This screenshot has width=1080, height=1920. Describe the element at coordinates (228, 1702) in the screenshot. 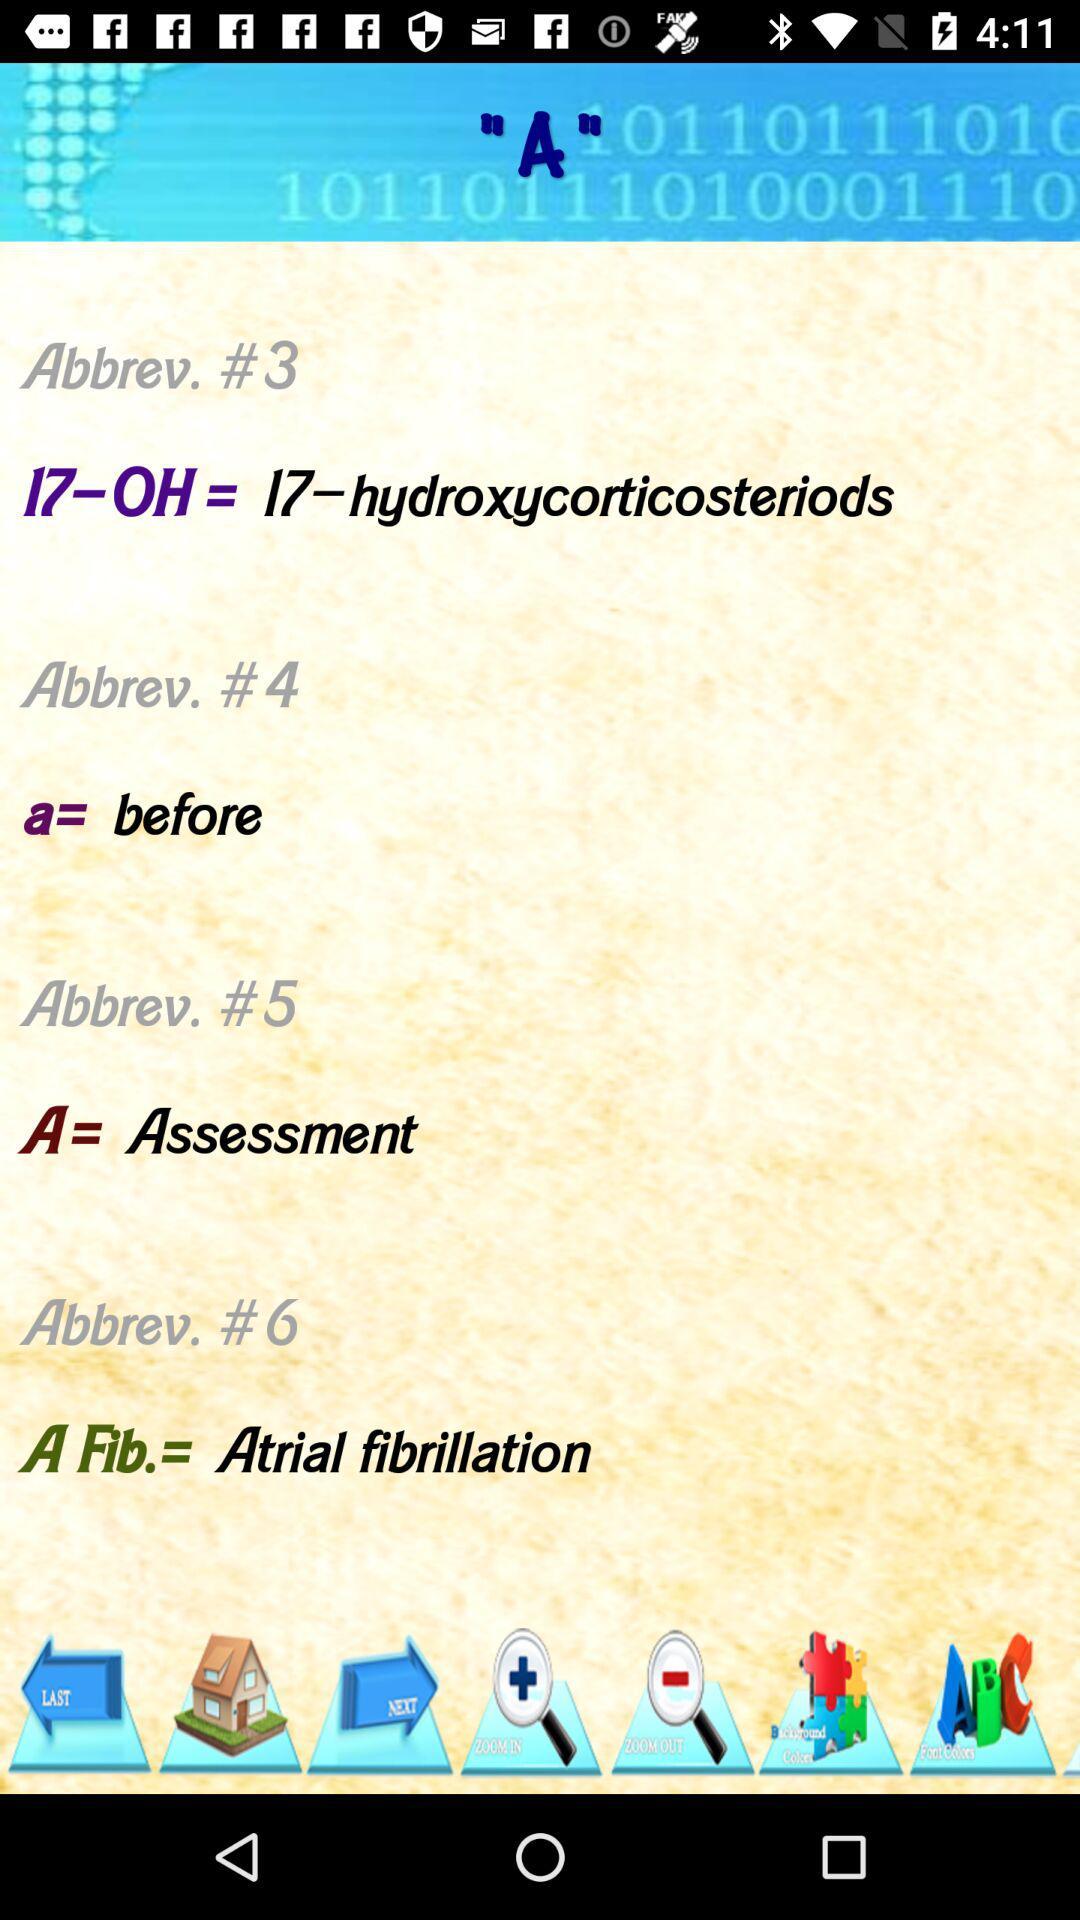

I see `click home` at that location.